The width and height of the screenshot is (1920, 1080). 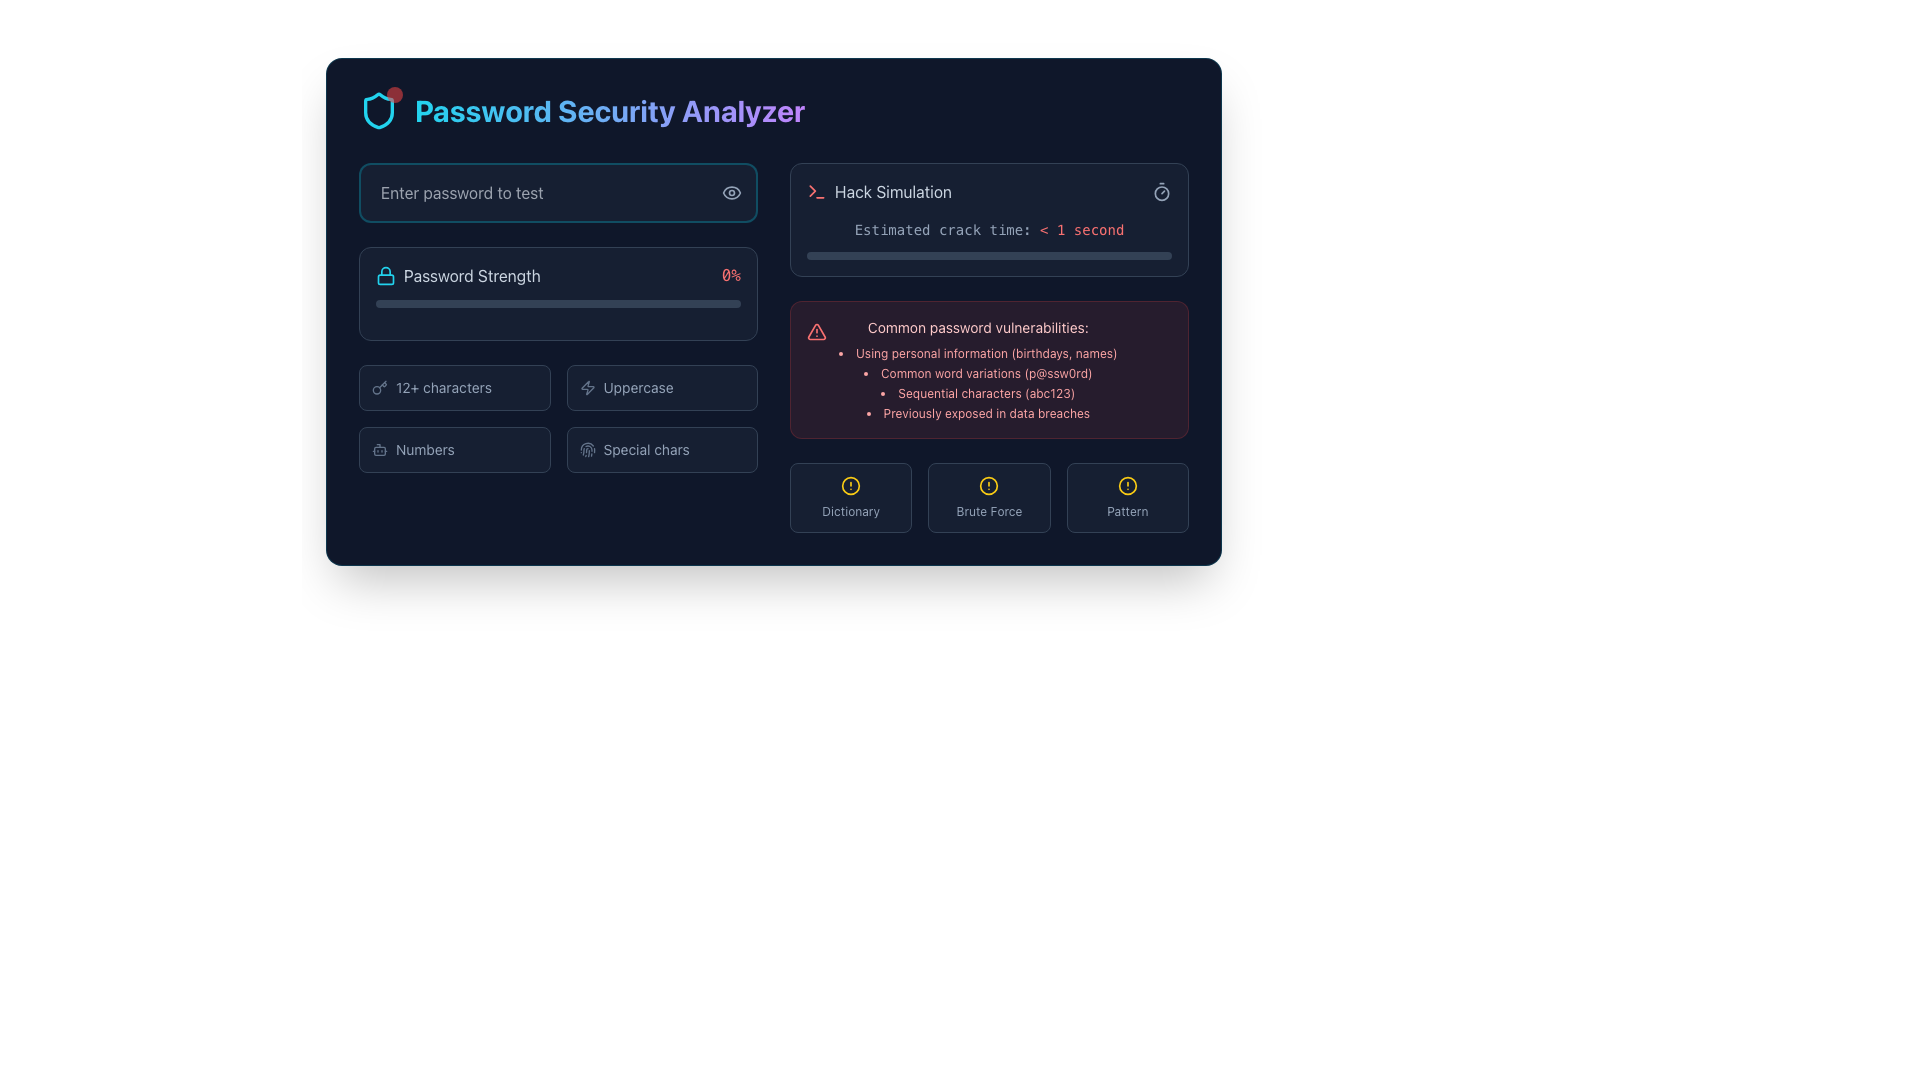 What do you see at coordinates (989, 370) in the screenshot?
I see `the informational text box that provides warnings about common password vulnerabilities, located below the 'Hack Simulation' section in the 'Password Security Analyzer' area` at bounding box center [989, 370].